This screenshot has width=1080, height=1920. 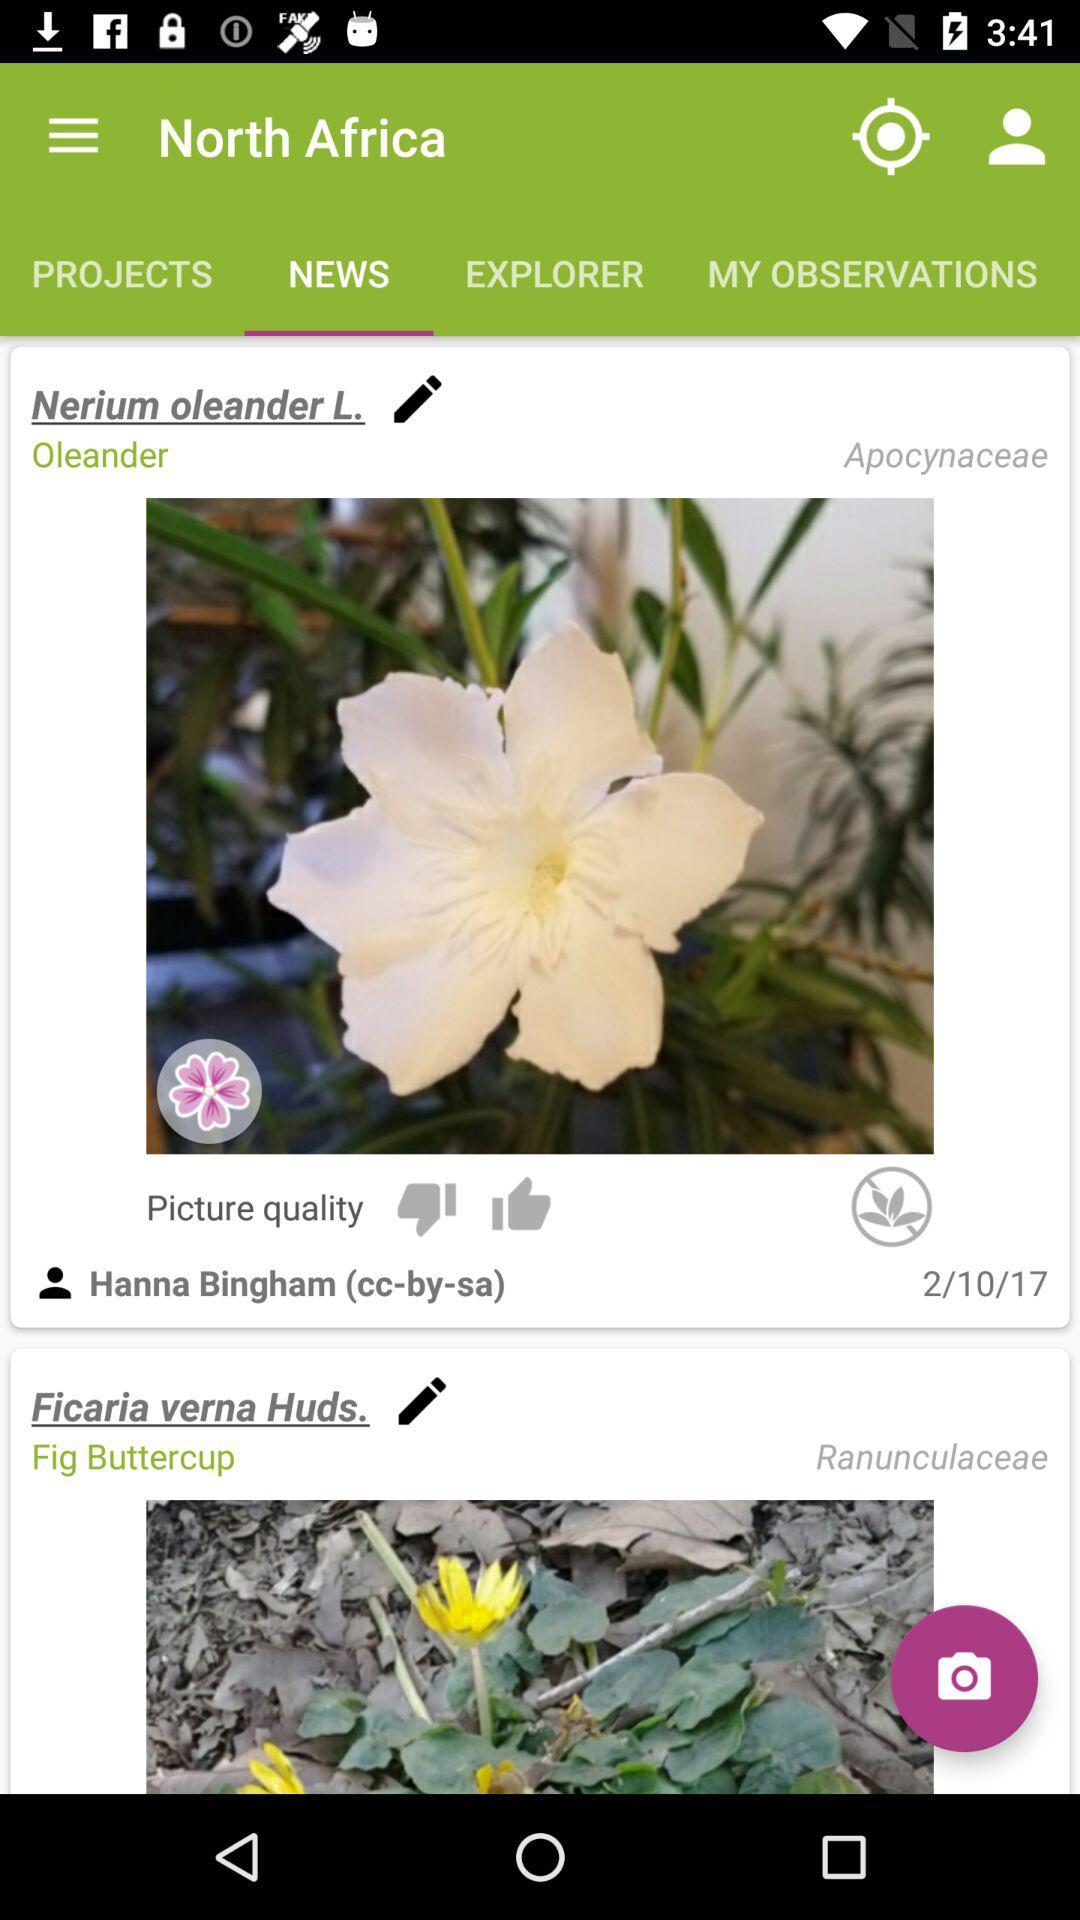 I want to click on item next to the picture quality item, so click(x=425, y=1205).